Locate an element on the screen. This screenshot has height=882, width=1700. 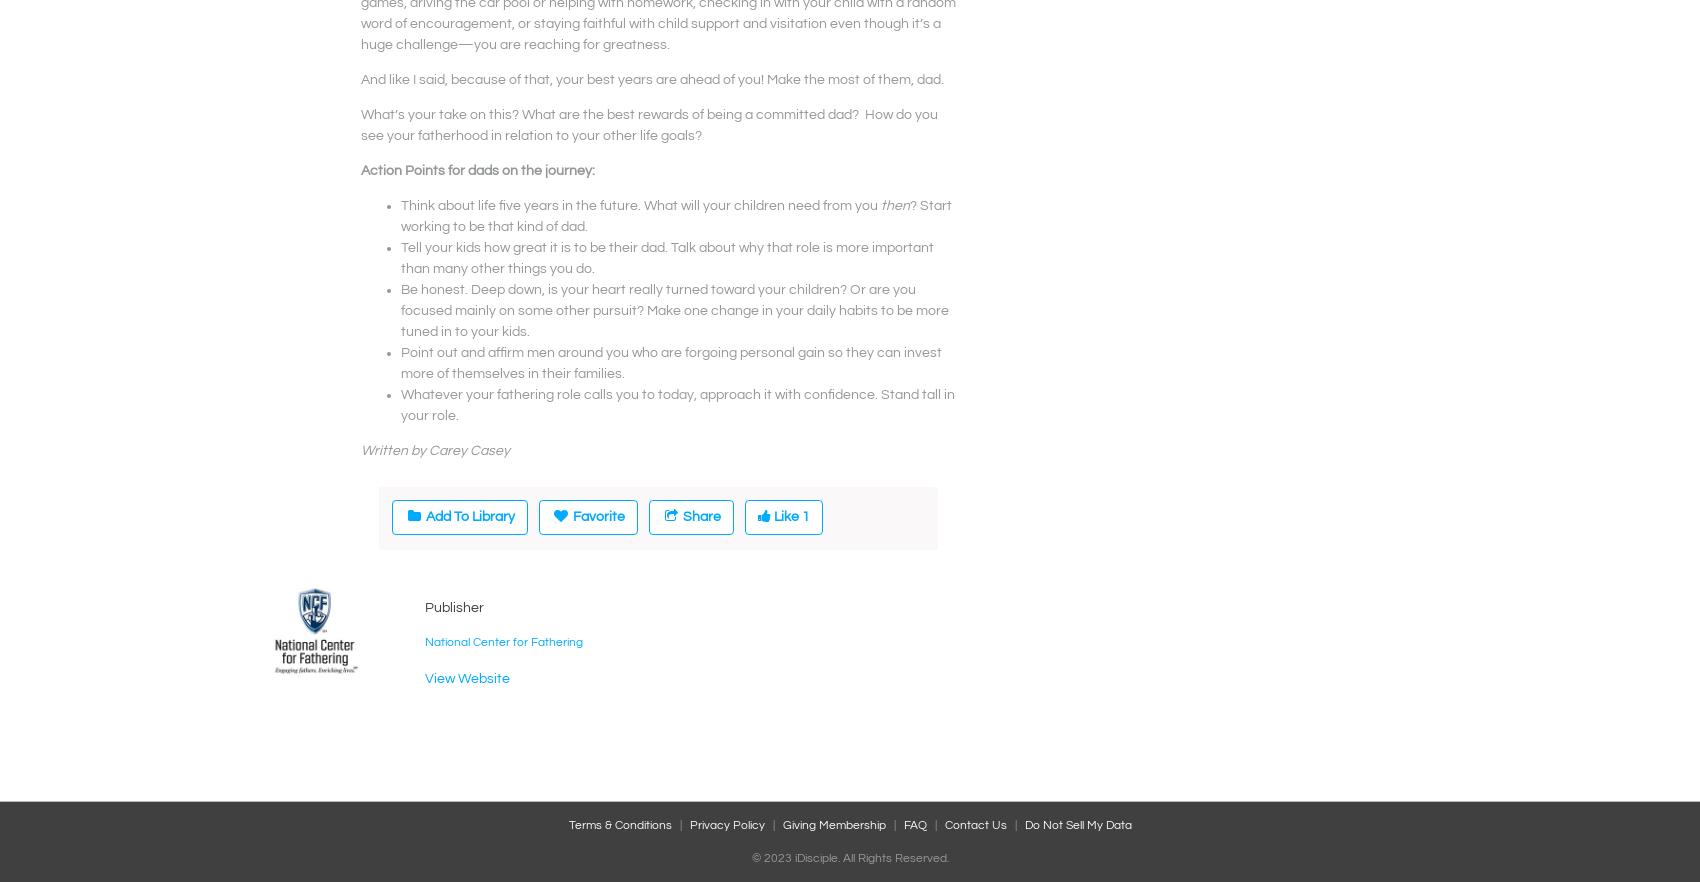
'Add To Library' is located at coordinates (469, 515).